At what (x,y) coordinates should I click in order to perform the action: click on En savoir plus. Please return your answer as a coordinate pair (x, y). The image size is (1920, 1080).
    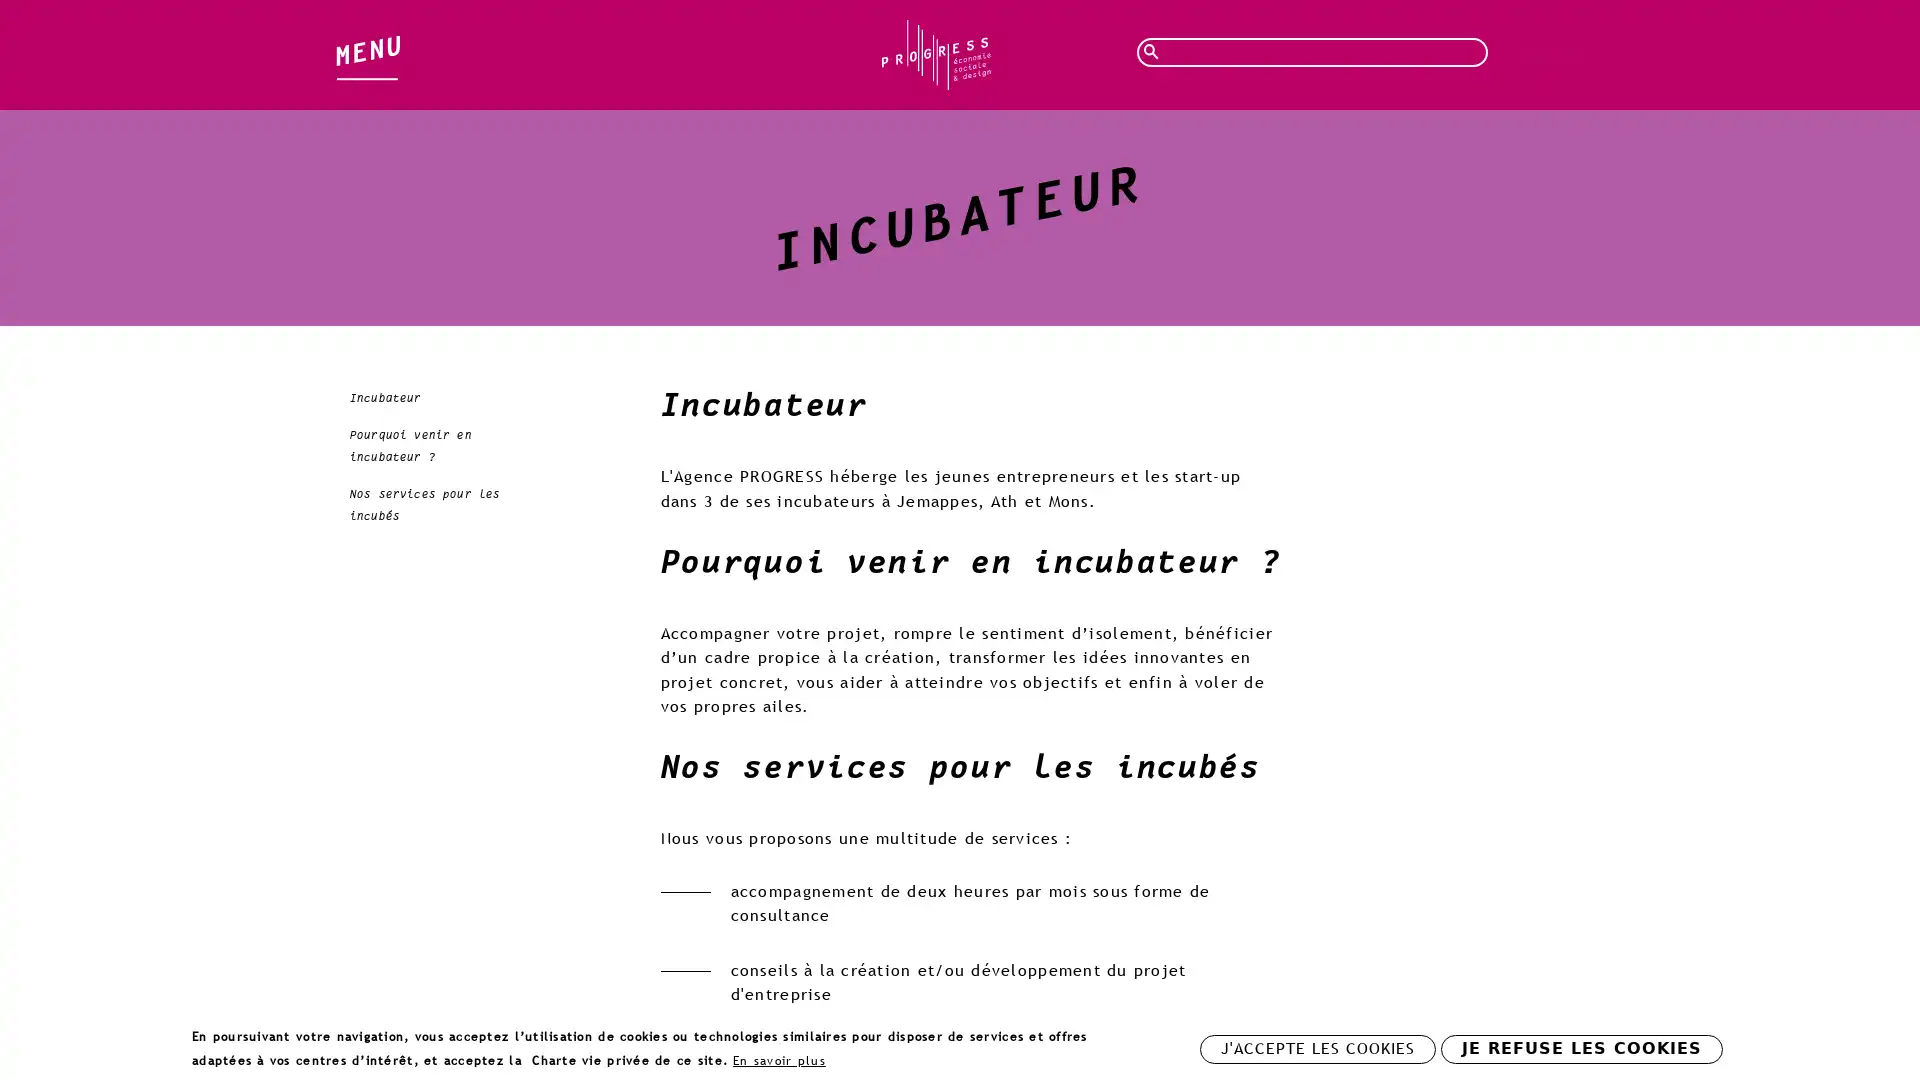
    Looking at the image, I should click on (777, 1059).